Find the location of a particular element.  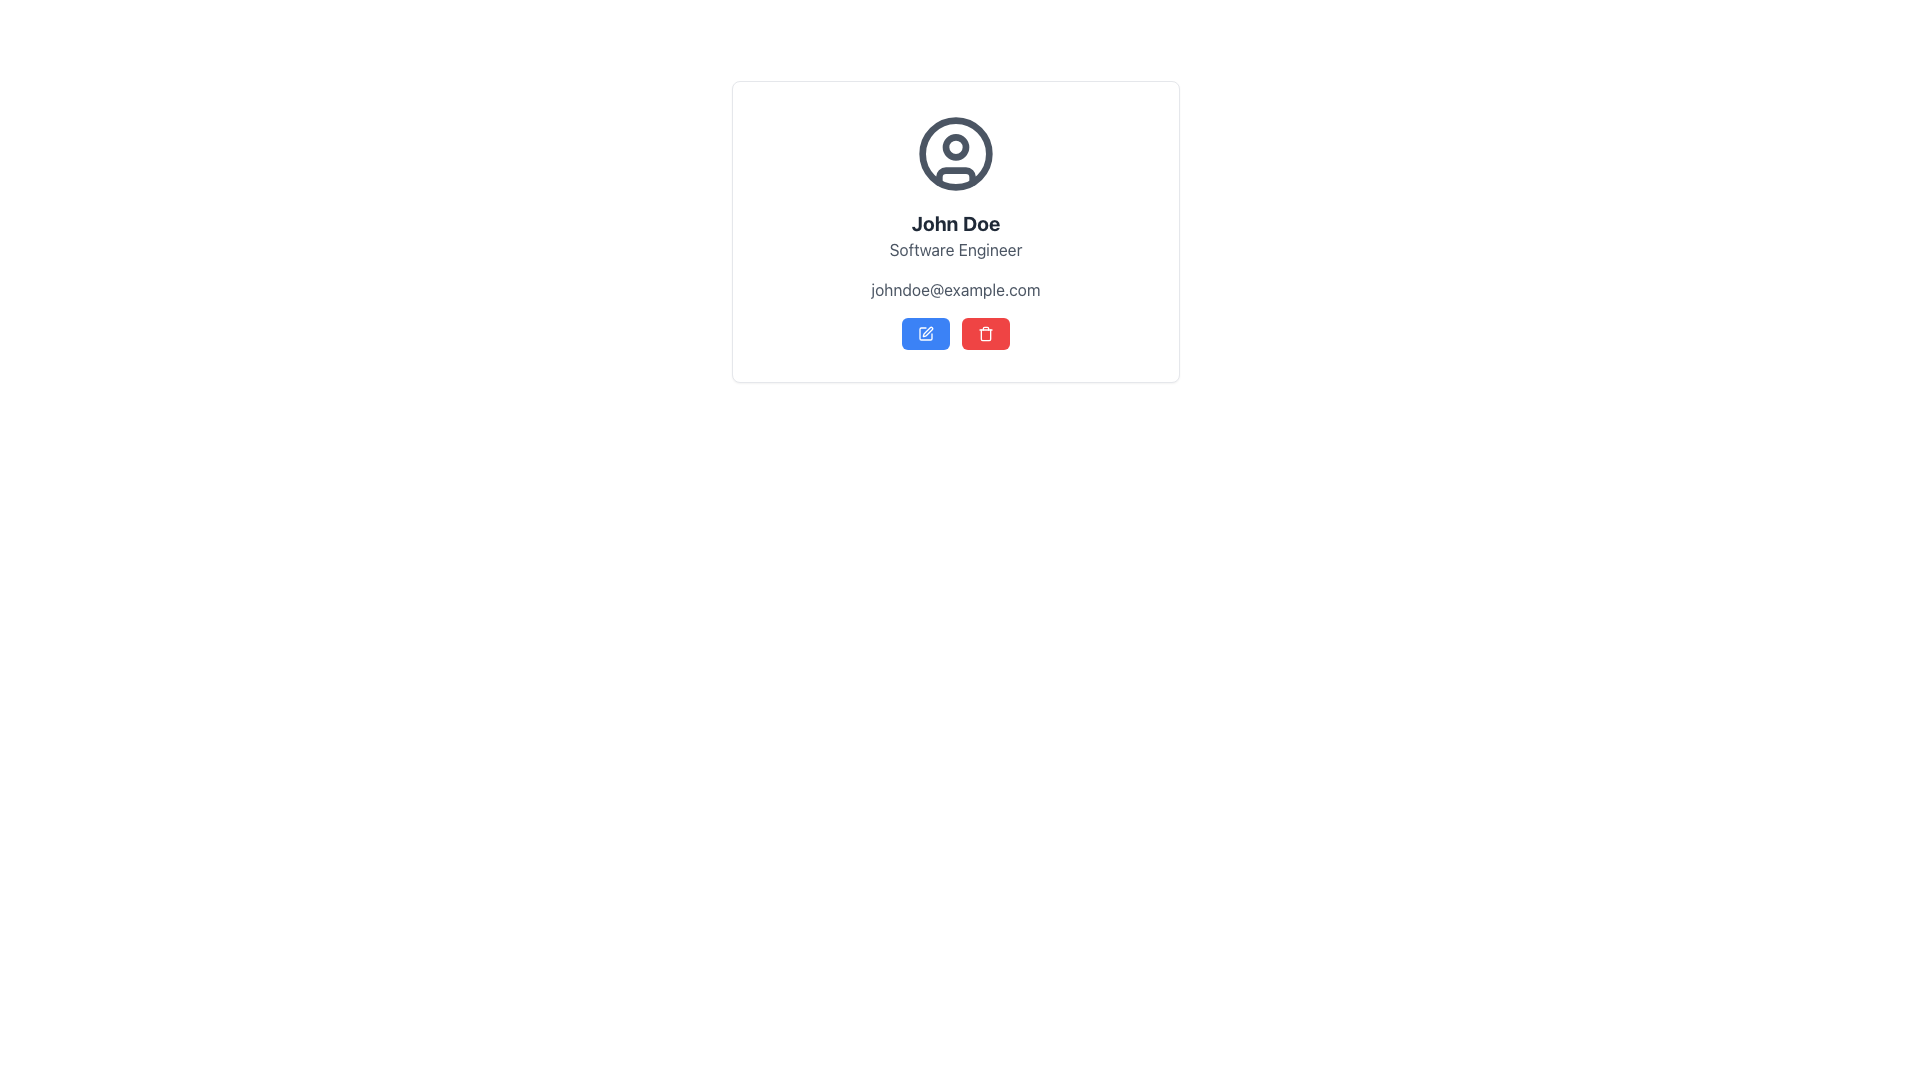

the contact detail text element that appears as the last visible item in the user information card, located under the title 'Software Engineer' is located at coordinates (954, 289).